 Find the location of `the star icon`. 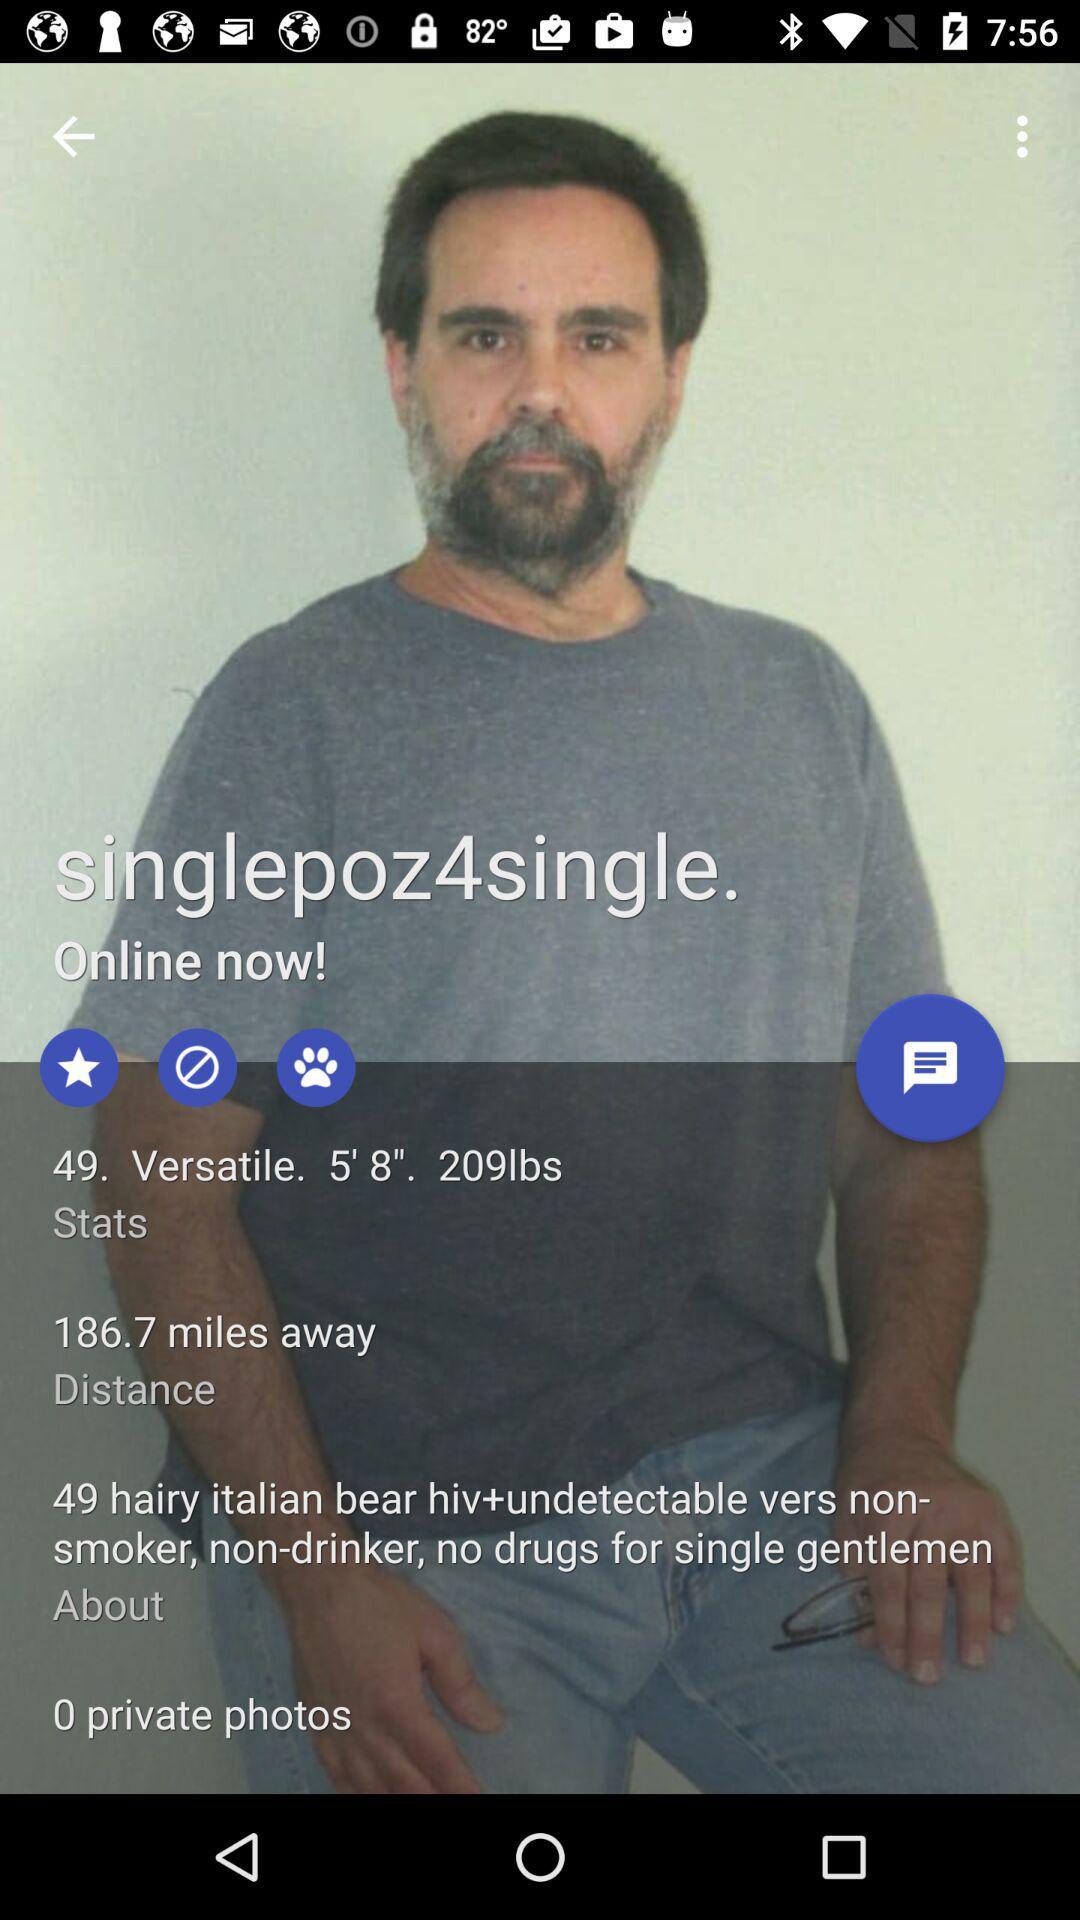

the star icon is located at coordinates (78, 1066).